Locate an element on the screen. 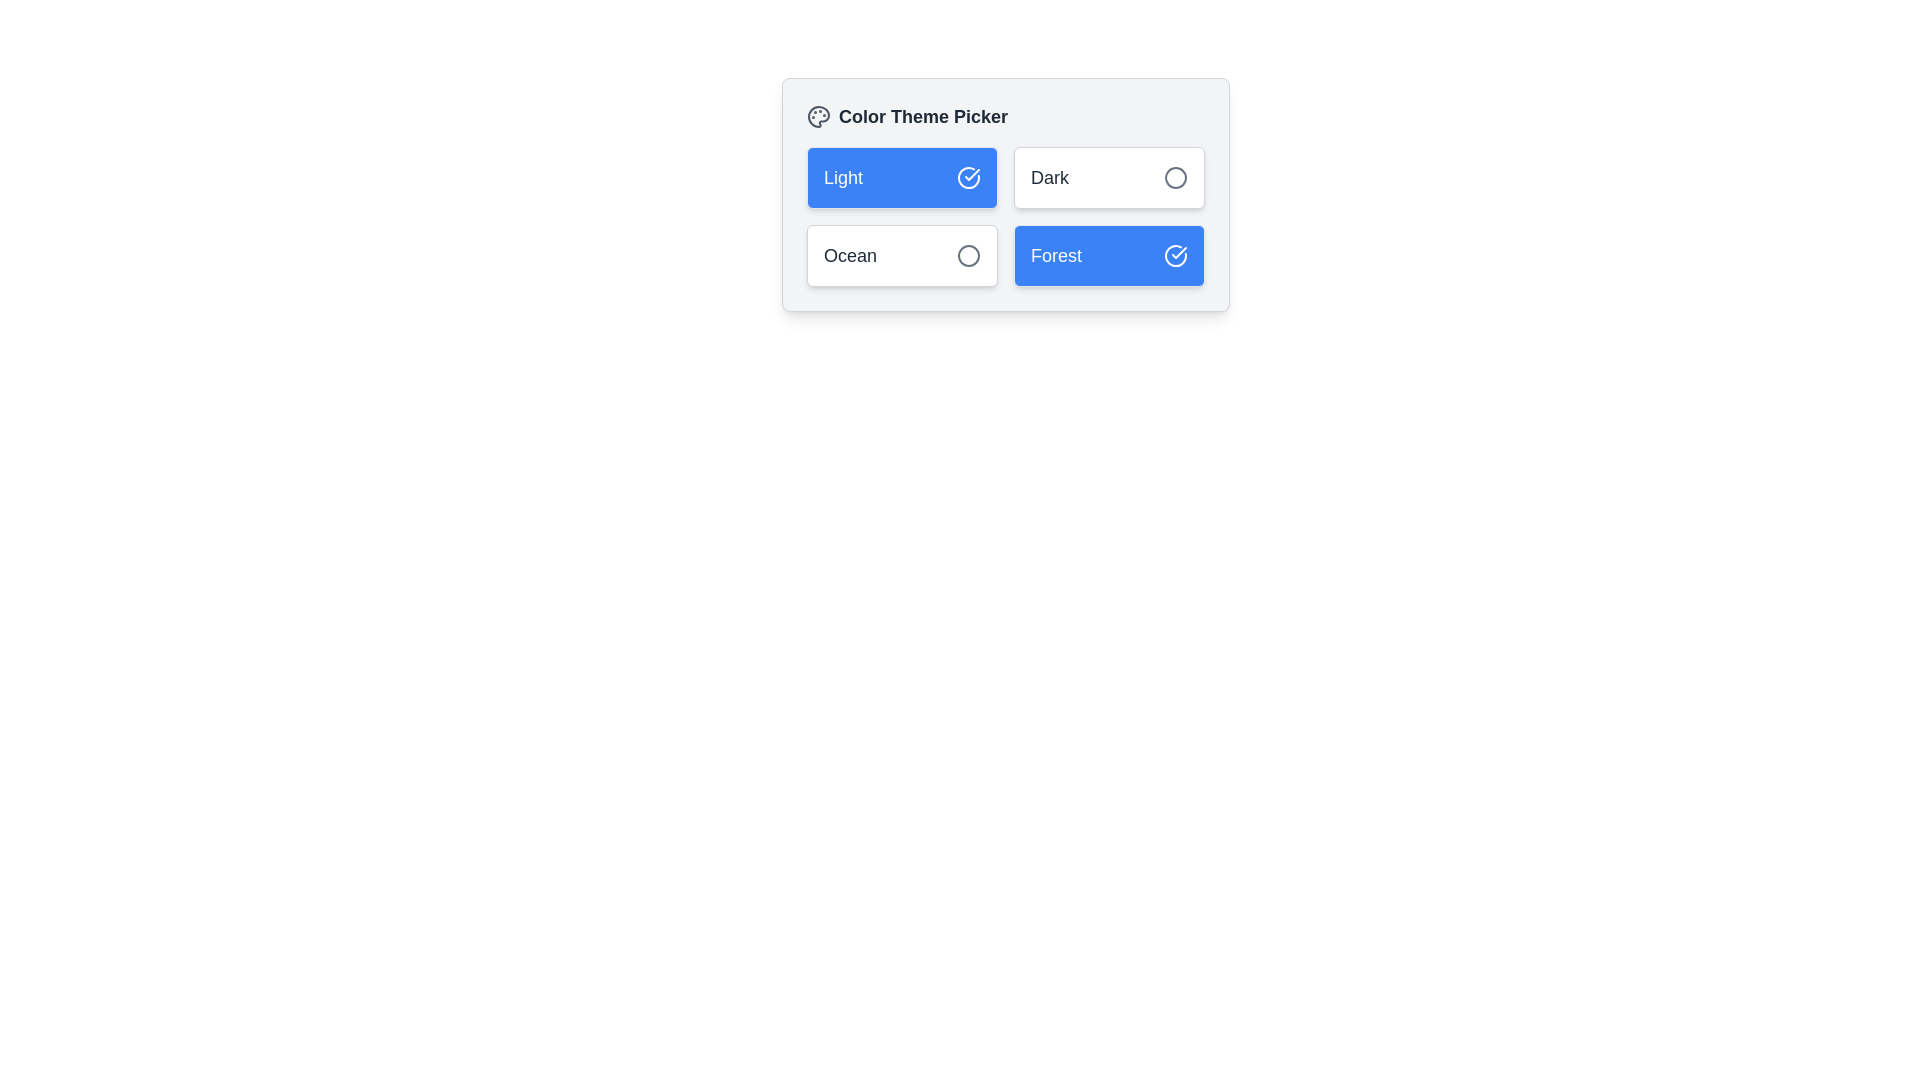  the button labeled Ocean to observe visual feedback is located at coordinates (901, 254).